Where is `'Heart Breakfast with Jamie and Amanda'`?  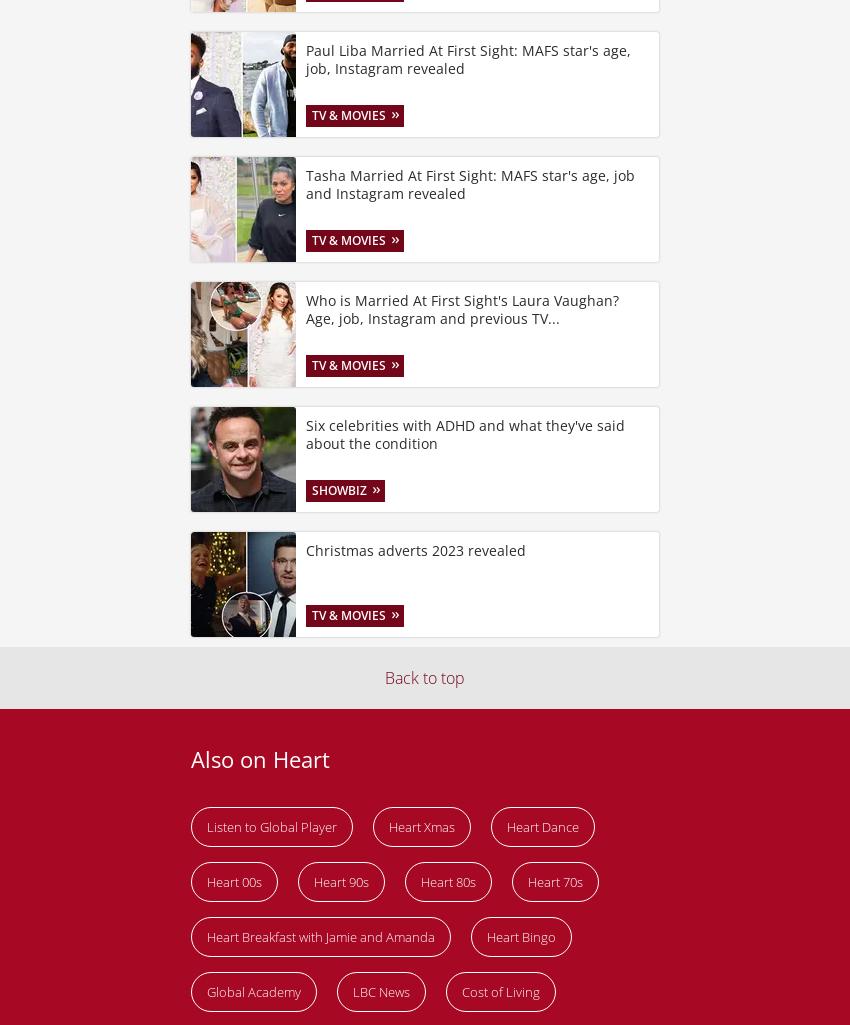 'Heart Breakfast with Jamie and Amanda' is located at coordinates (320, 936).